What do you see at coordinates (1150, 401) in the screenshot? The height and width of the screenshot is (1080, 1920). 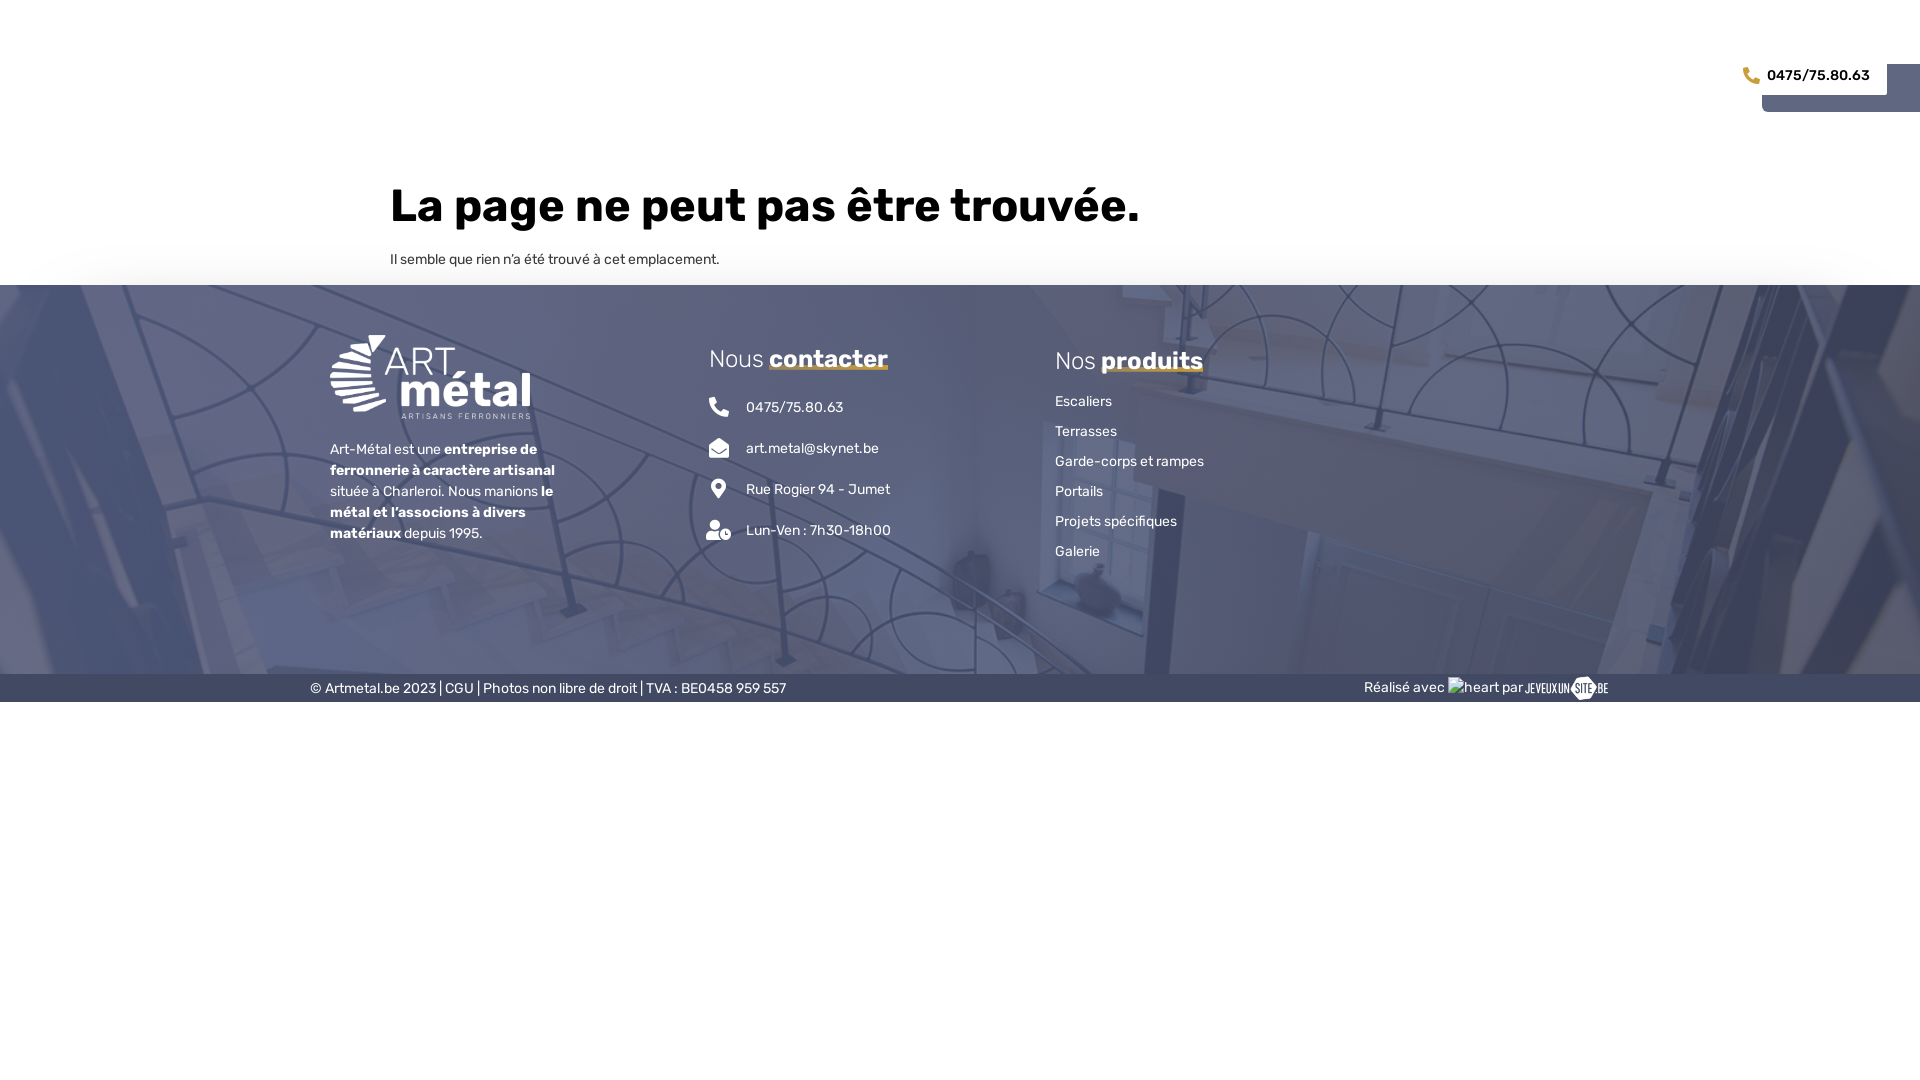 I see `'Escaliers'` at bounding box center [1150, 401].